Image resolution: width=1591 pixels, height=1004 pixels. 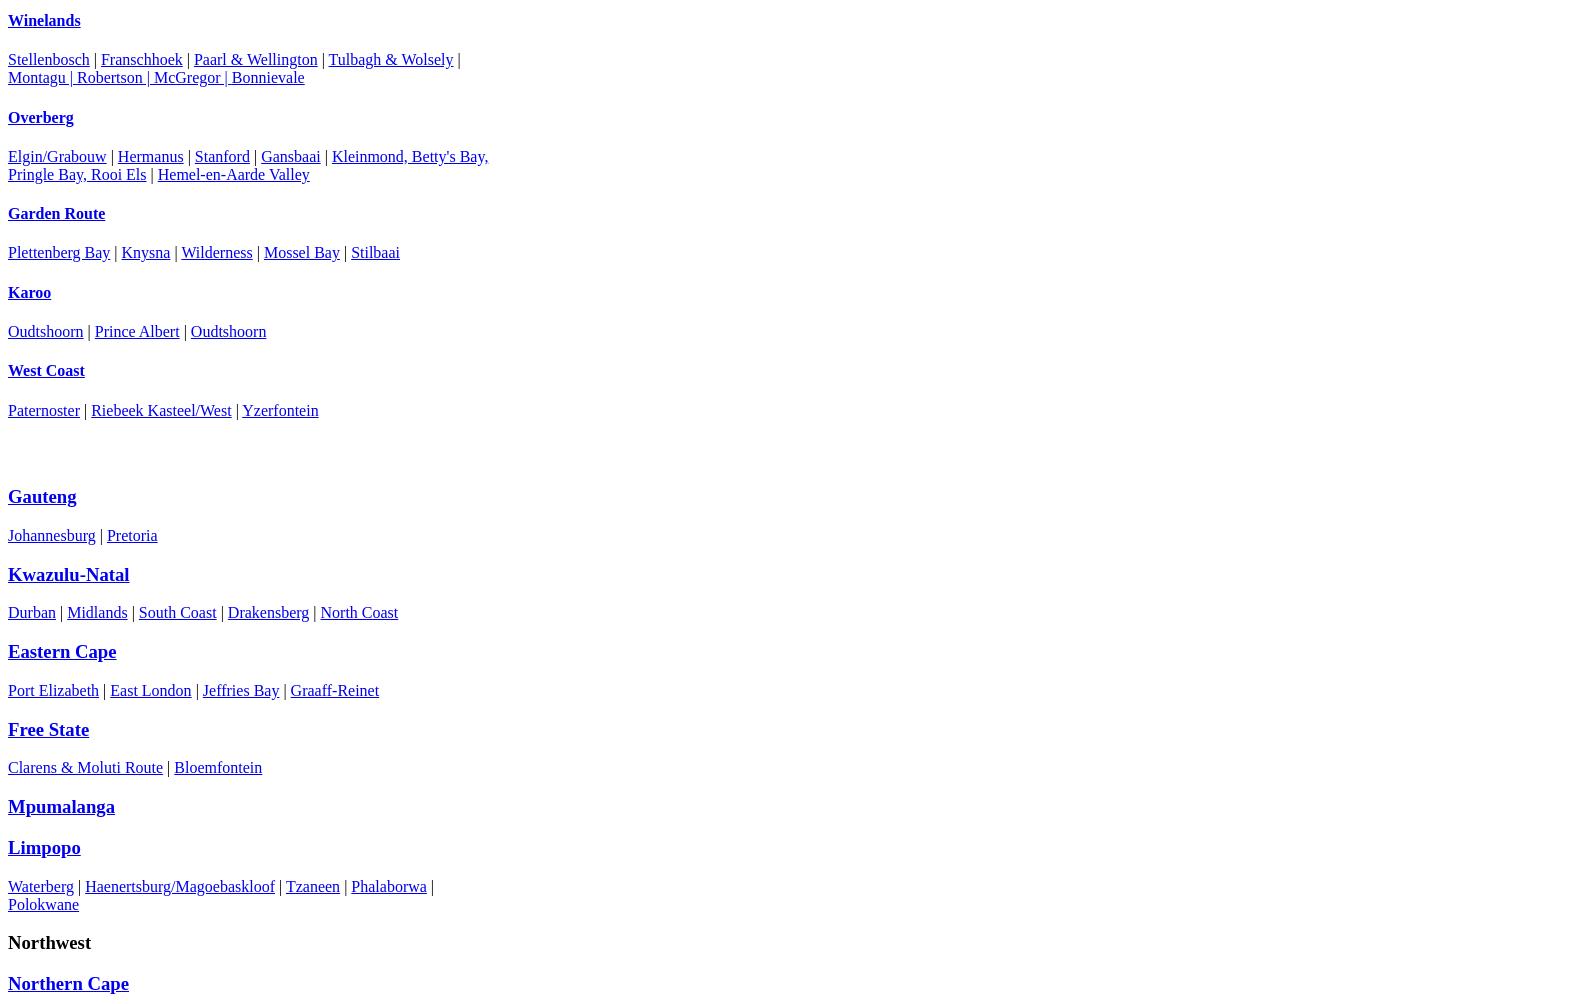 What do you see at coordinates (289, 154) in the screenshot?
I see `'Gansbaai'` at bounding box center [289, 154].